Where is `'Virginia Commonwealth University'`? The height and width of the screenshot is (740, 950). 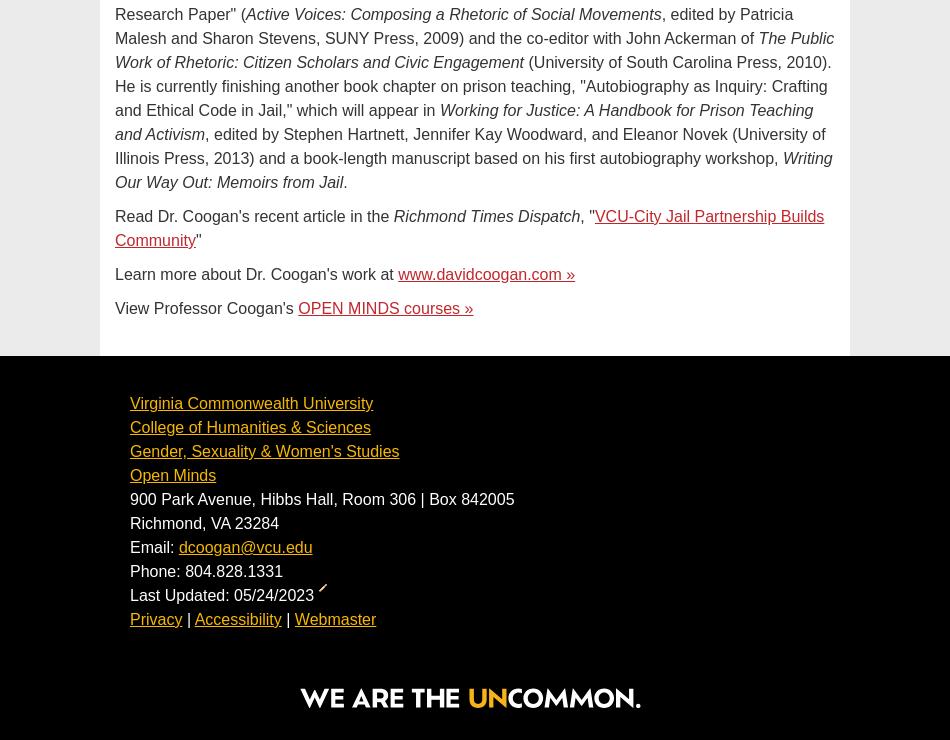
'Virginia Commonwealth University' is located at coordinates (129, 403).